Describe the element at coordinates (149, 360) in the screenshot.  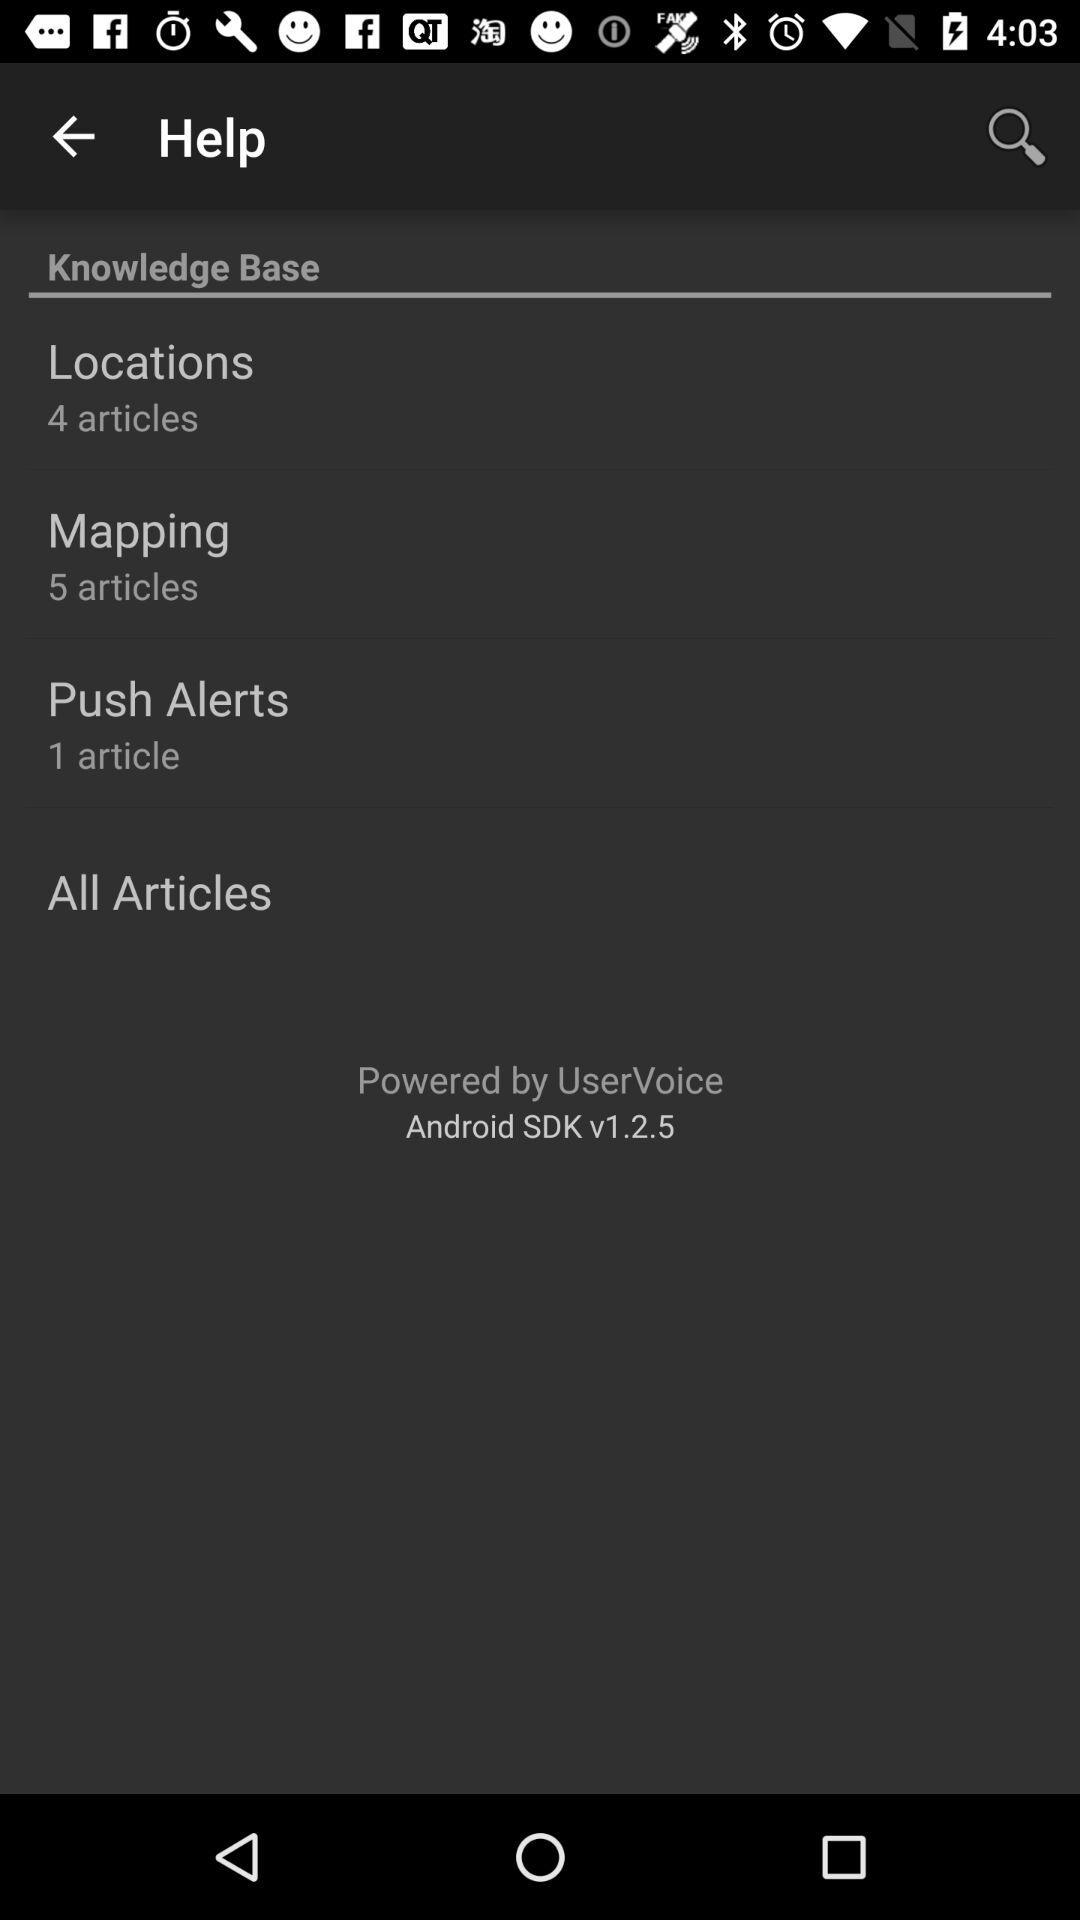
I see `the locations icon` at that location.